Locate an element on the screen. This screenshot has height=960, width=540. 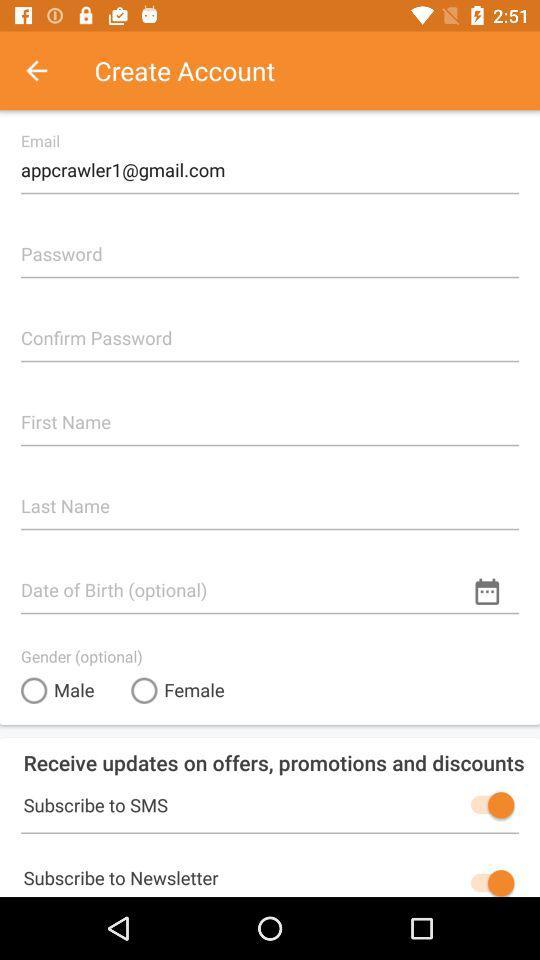
the appcrawler1@gmail.com item is located at coordinates (270, 161).